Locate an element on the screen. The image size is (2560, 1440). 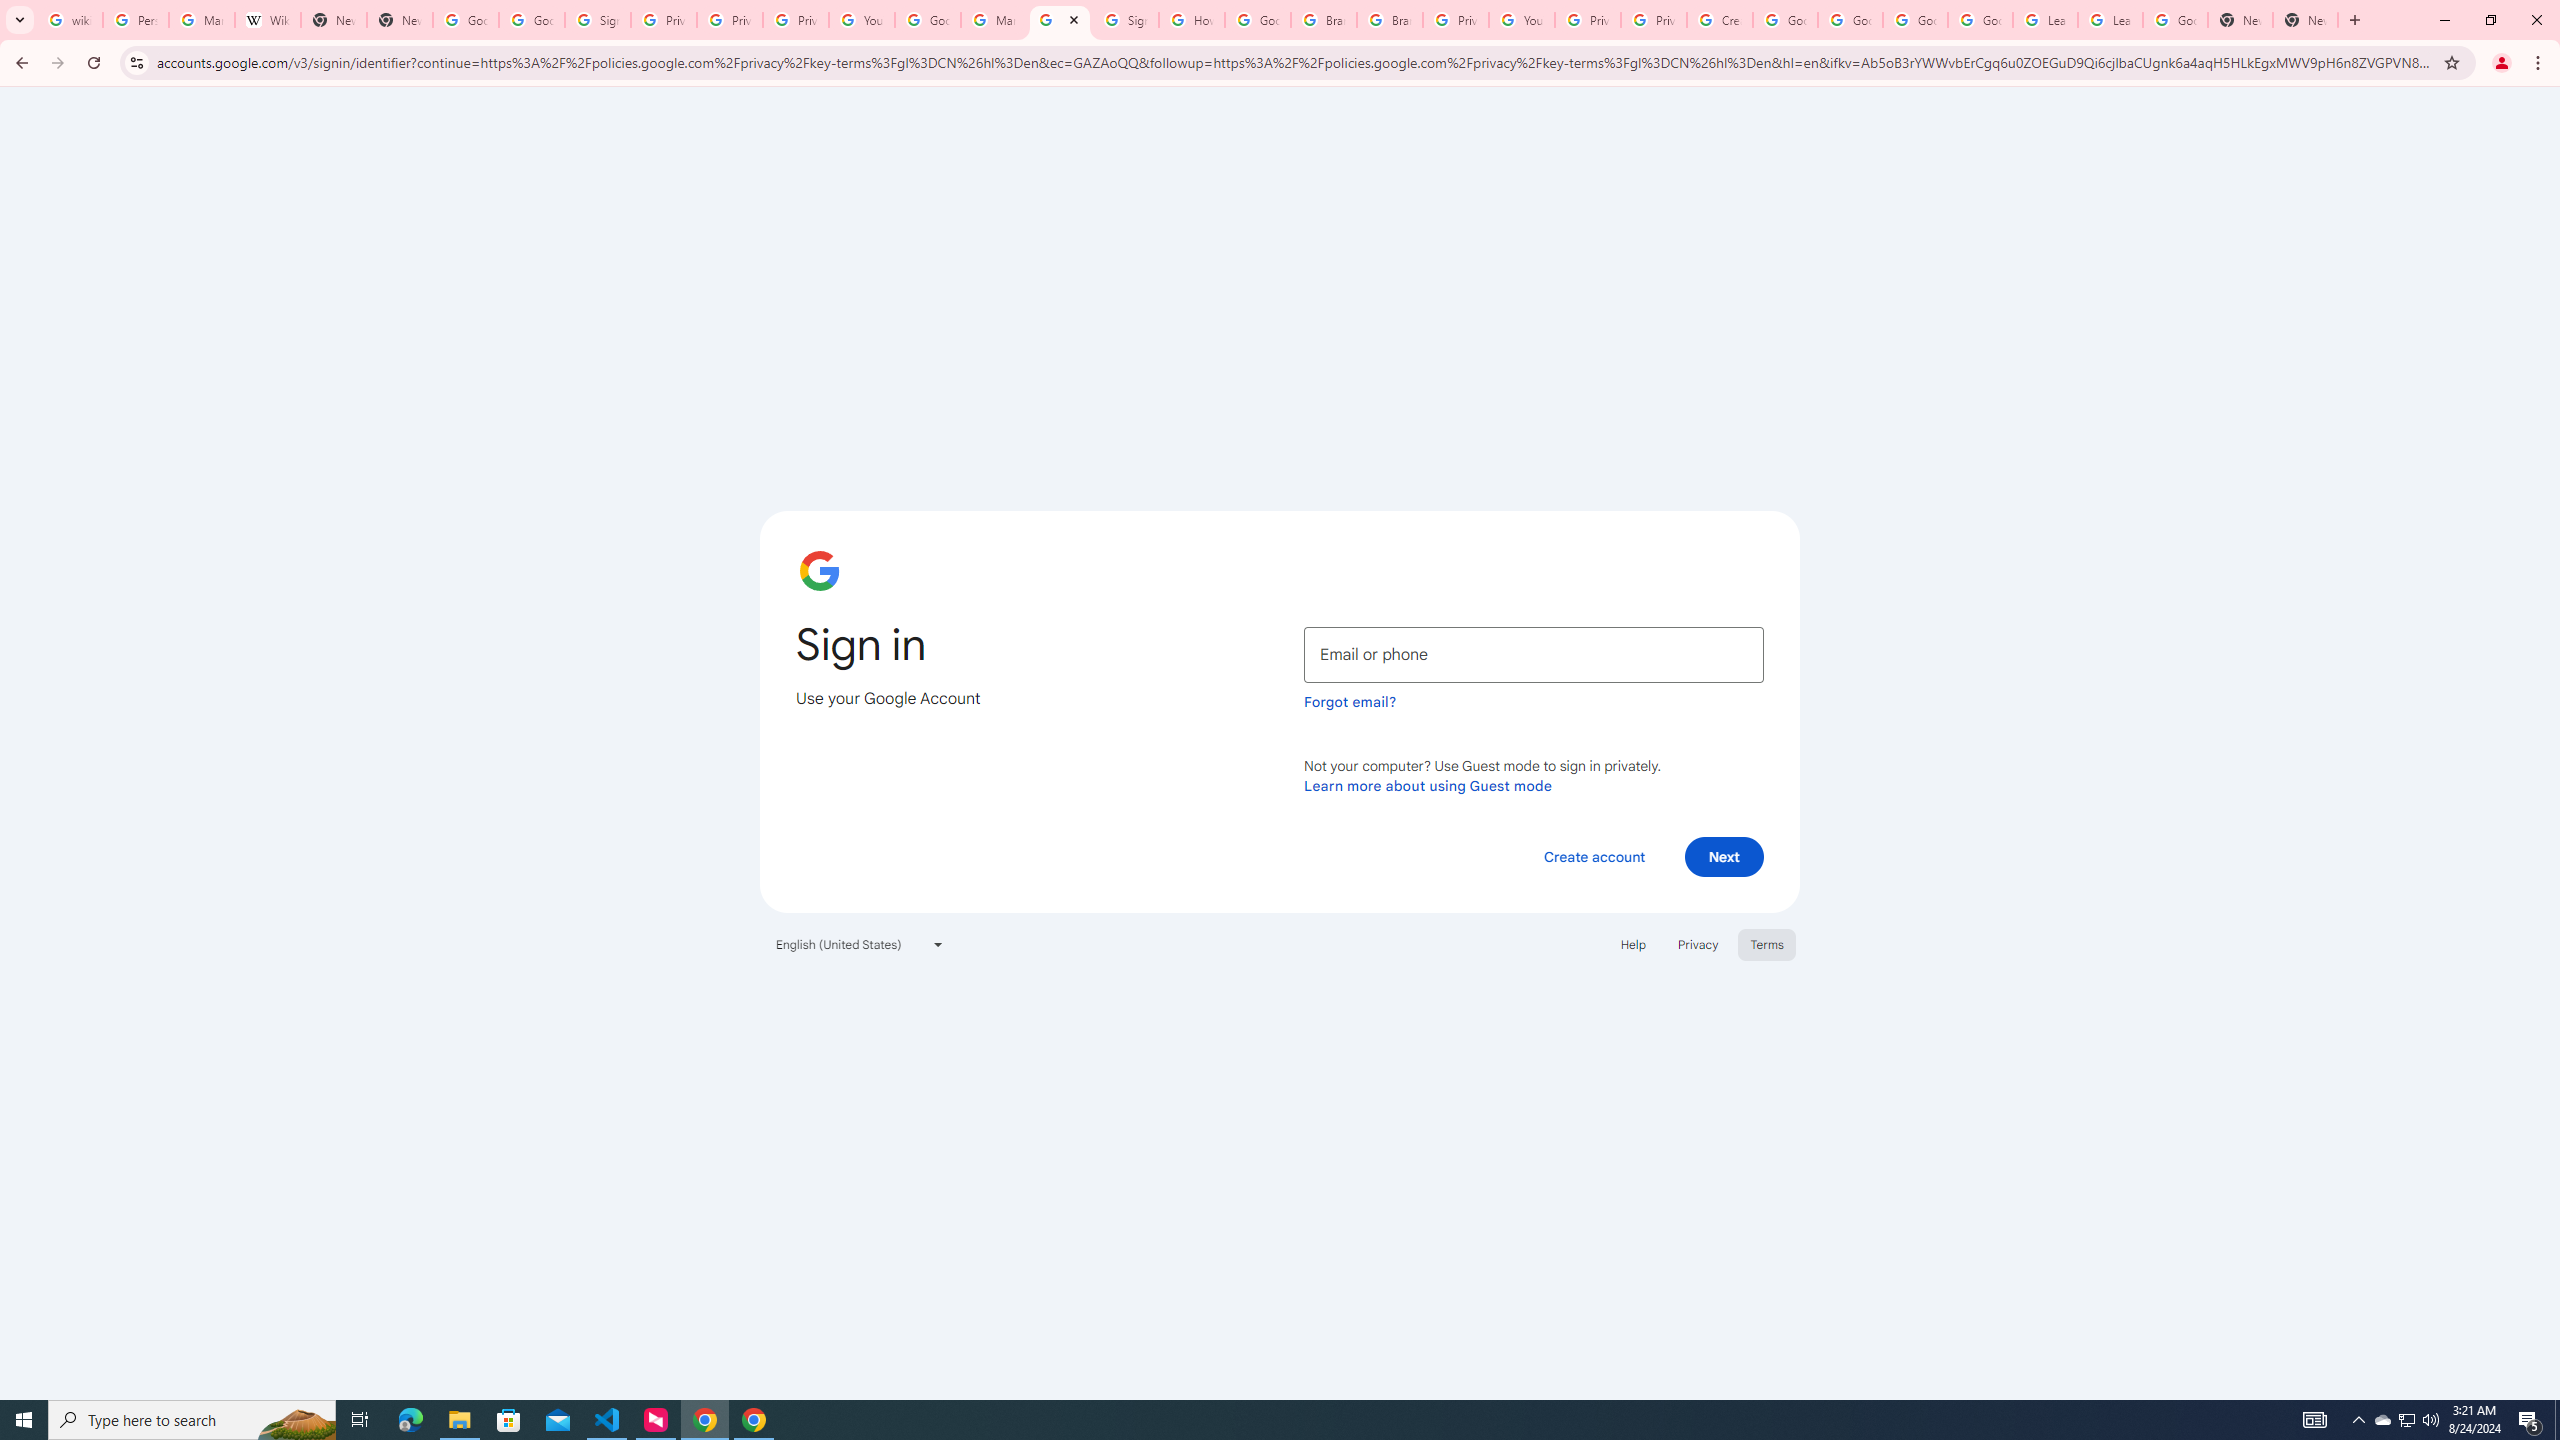
'Forgot email?' is located at coordinates (1349, 701).